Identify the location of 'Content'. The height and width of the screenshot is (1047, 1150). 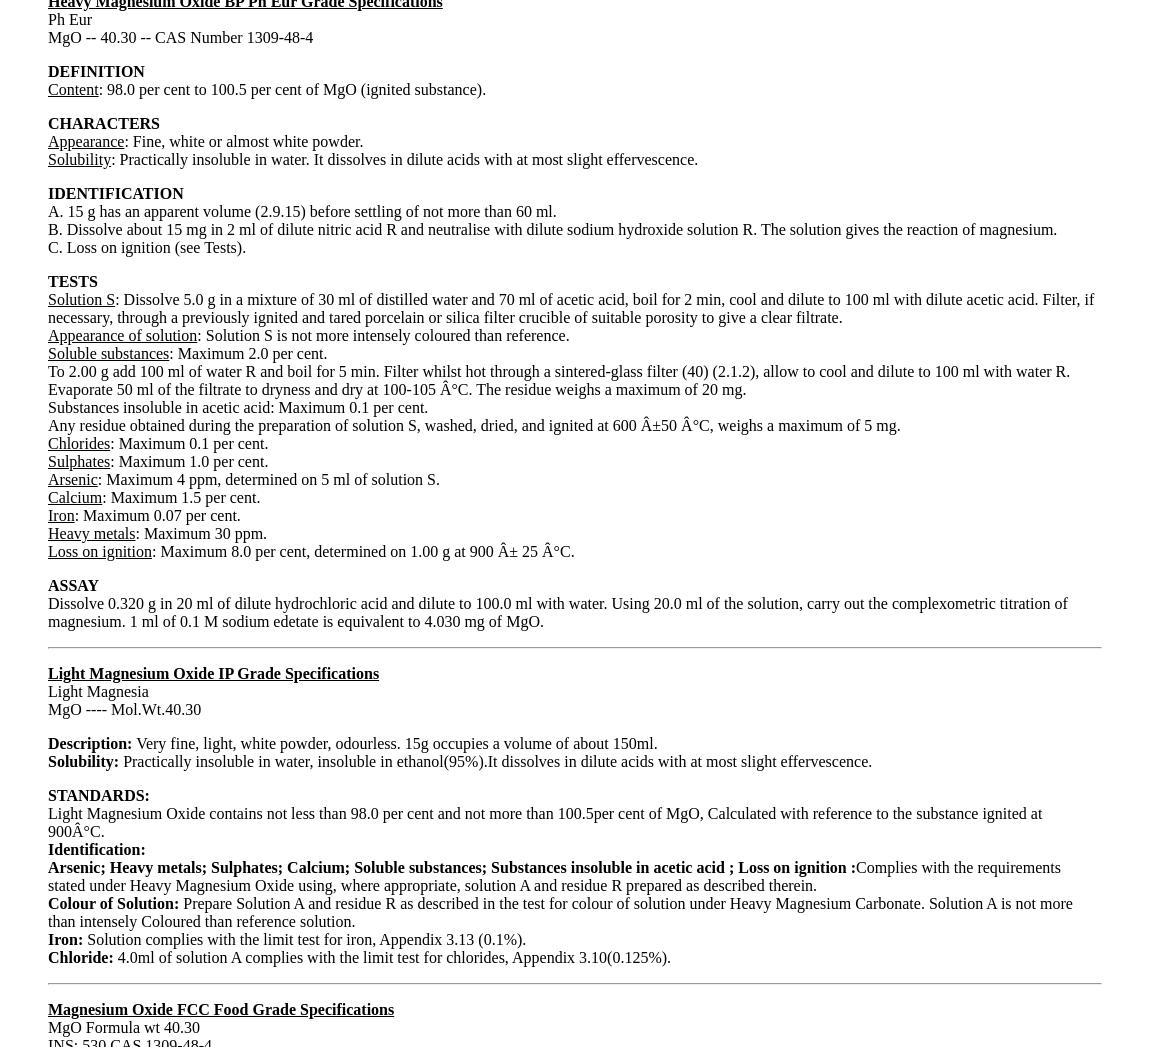
(72, 88).